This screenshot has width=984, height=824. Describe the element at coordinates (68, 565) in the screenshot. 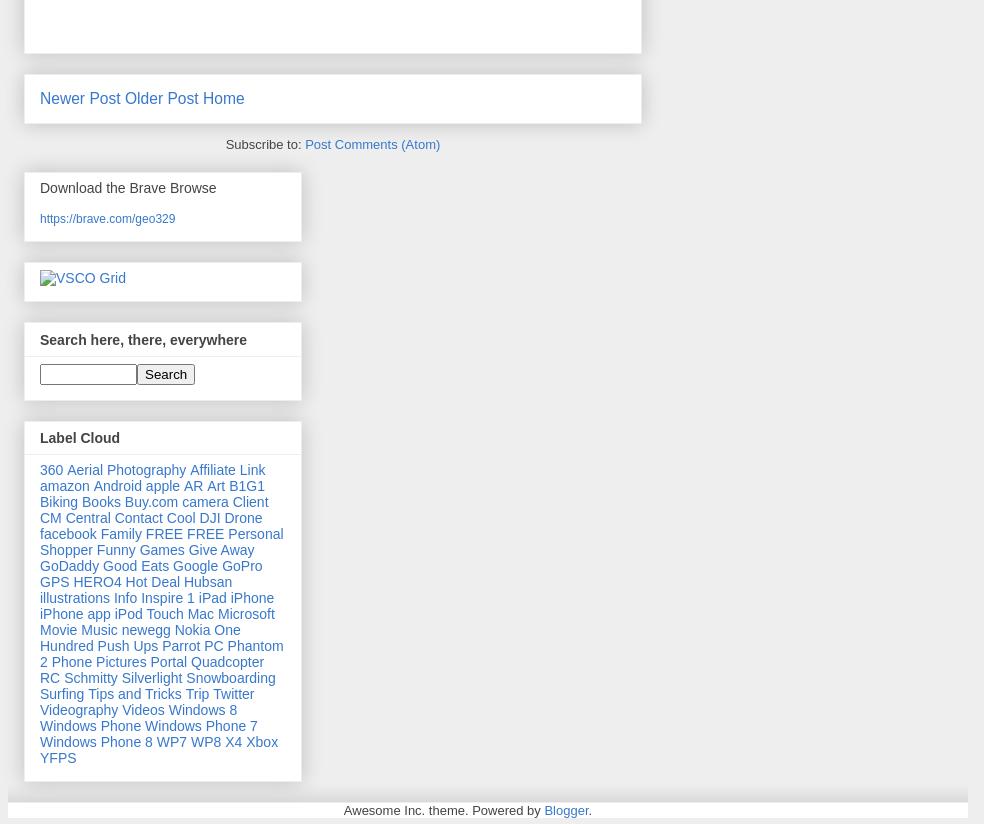

I see `'GoDaddy'` at that location.